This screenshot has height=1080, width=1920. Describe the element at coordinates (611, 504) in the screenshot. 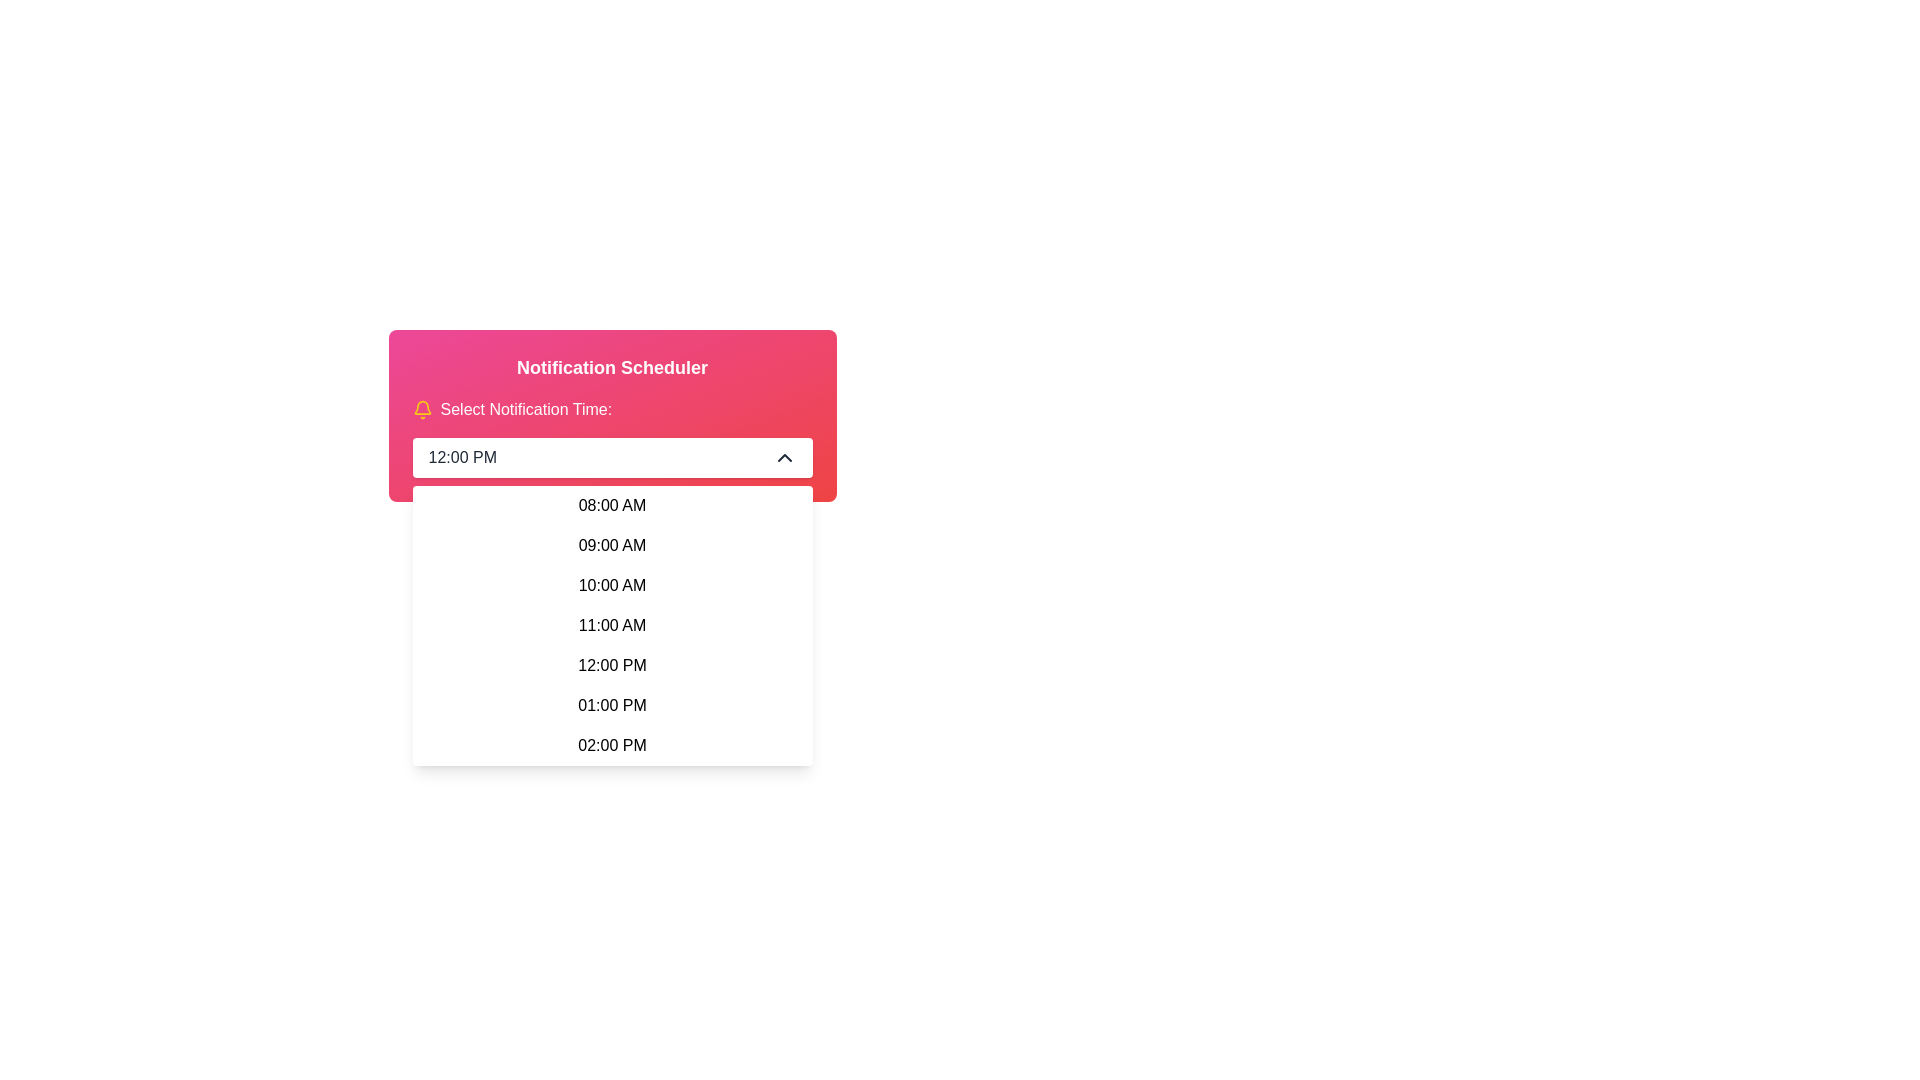

I see `the first option in the dropdown menu that allows users to select '08:00 AM' as their desired time` at that location.